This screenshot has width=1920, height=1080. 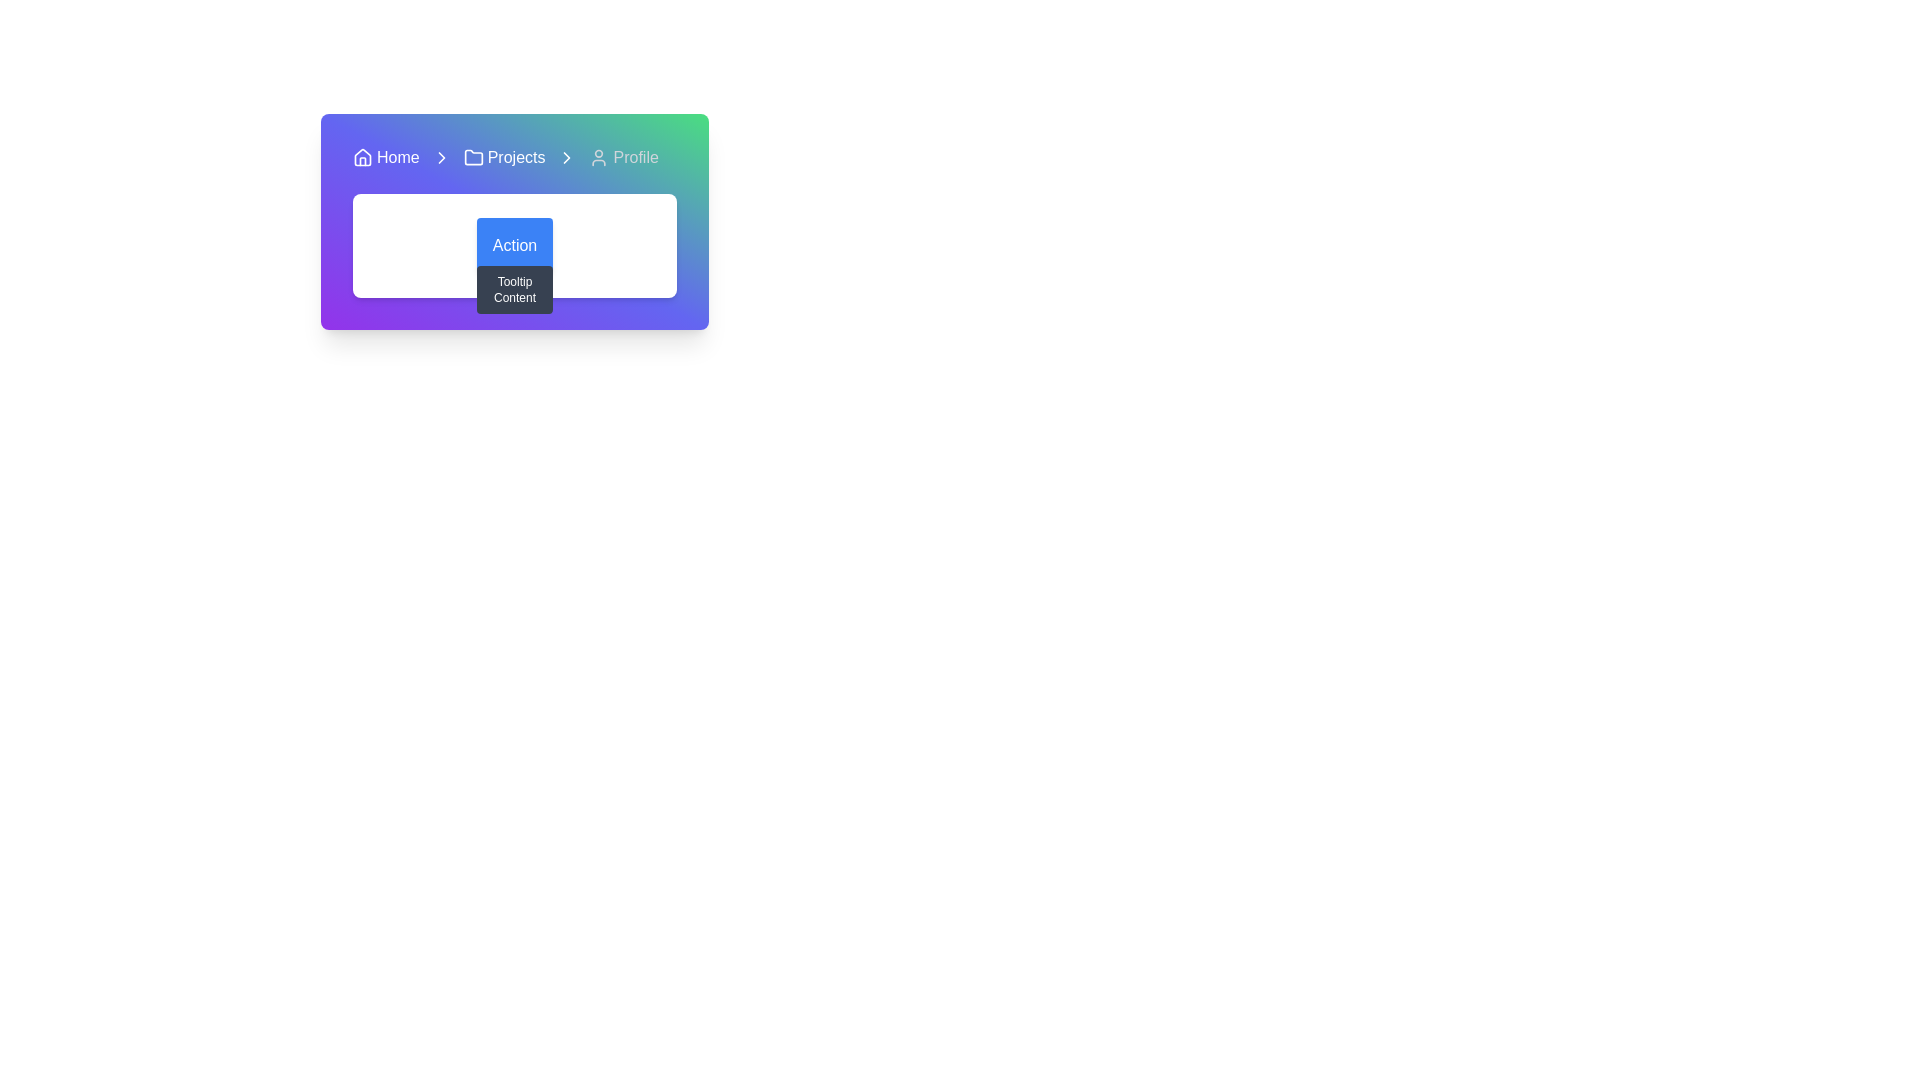 What do you see at coordinates (566, 157) in the screenshot?
I see `the rightward-pointing chevron icon located to the right of the 'Projects' text in the breadcrumb navigation bar` at bounding box center [566, 157].